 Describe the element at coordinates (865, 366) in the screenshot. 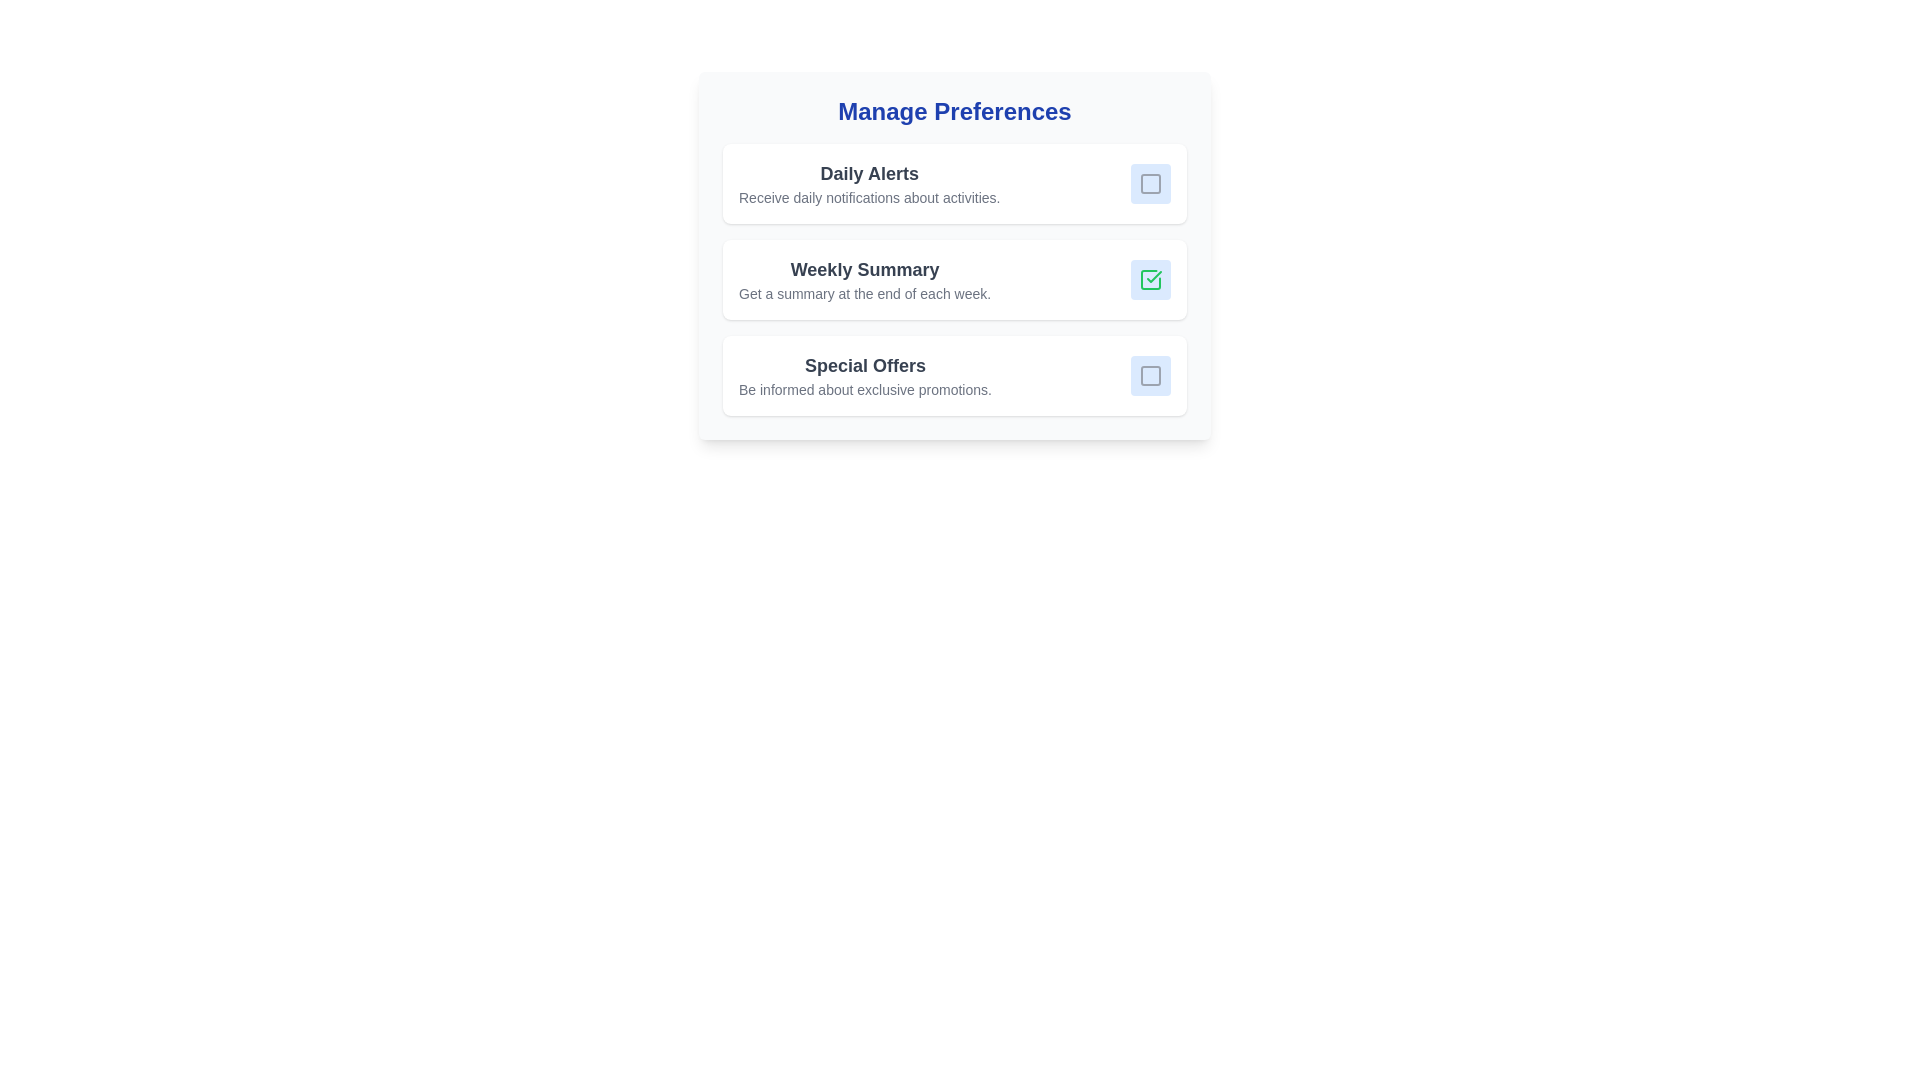

I see `the 'Special Offers' text label, which is styled in bold and large font, located under 'Manage Preferences' as the third entry in the vertical list` at that location.